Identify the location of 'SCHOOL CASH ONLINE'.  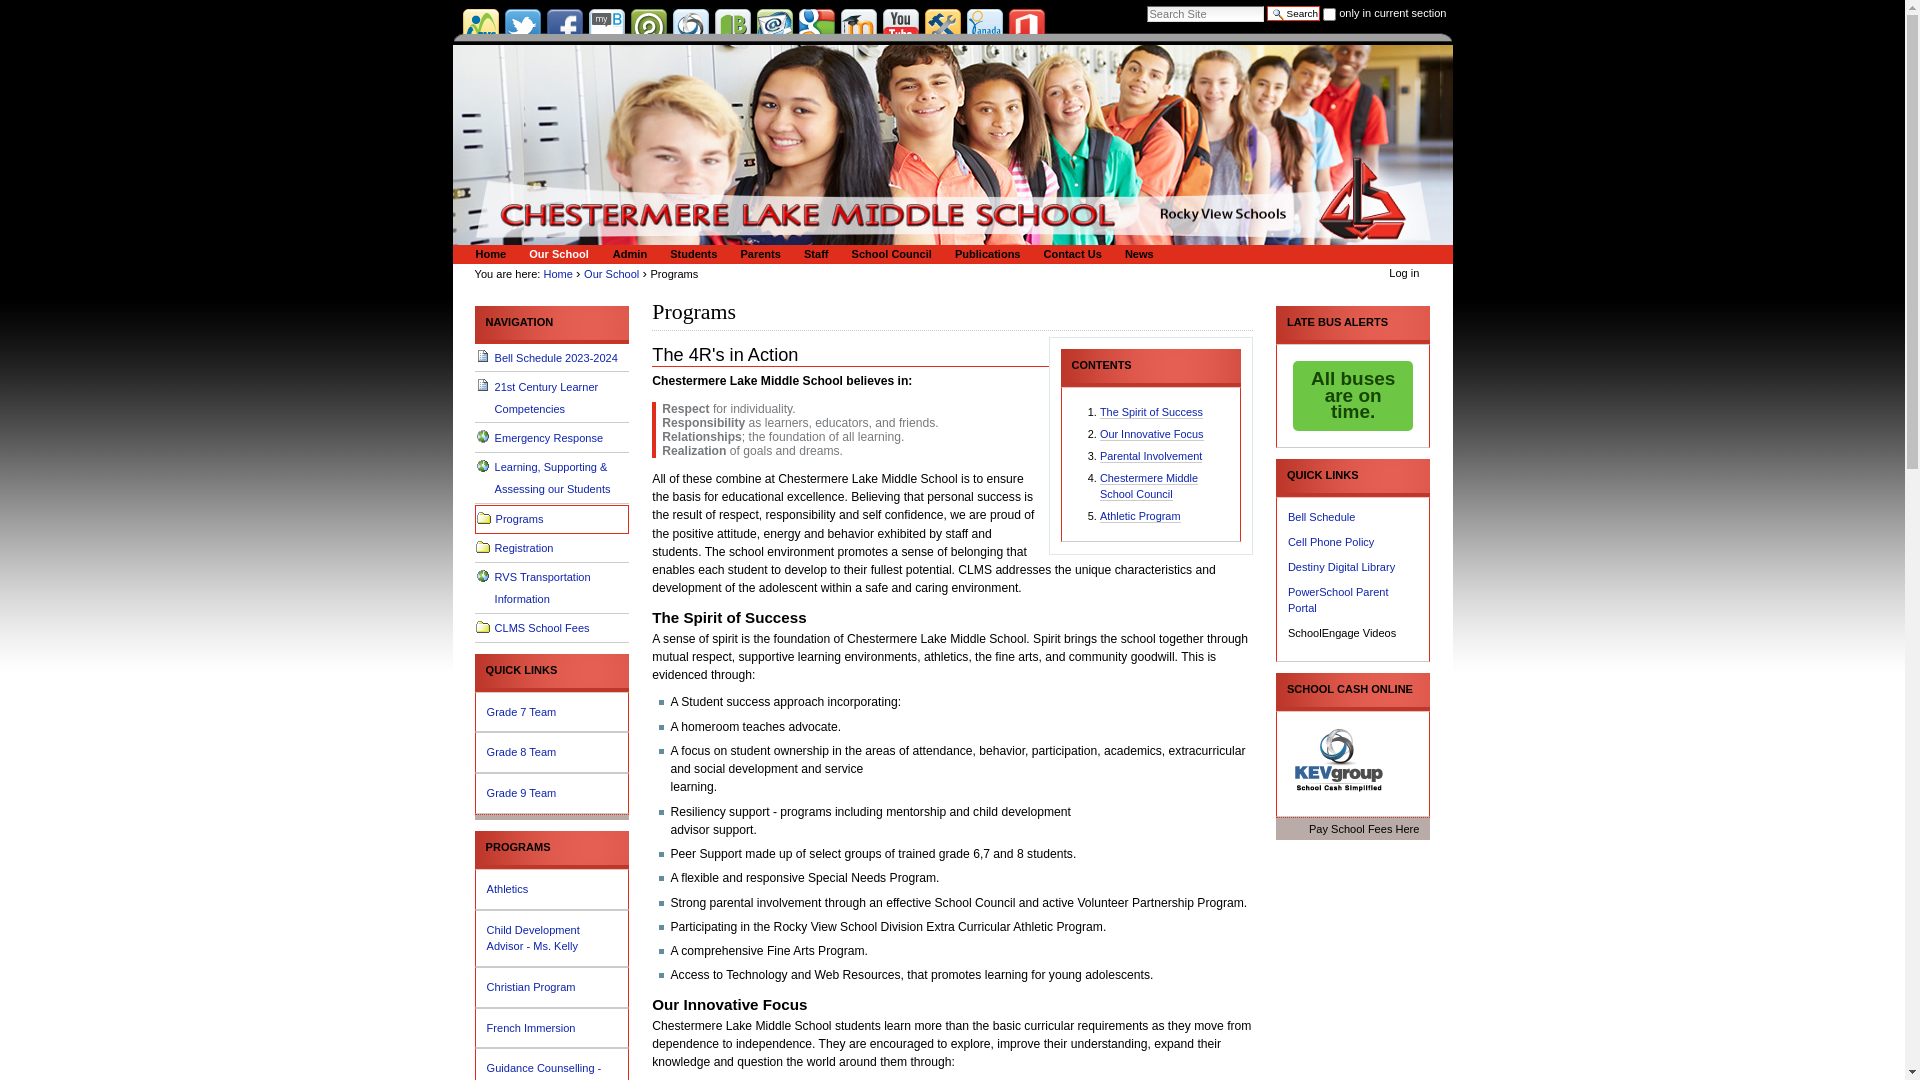
(1353, 688).